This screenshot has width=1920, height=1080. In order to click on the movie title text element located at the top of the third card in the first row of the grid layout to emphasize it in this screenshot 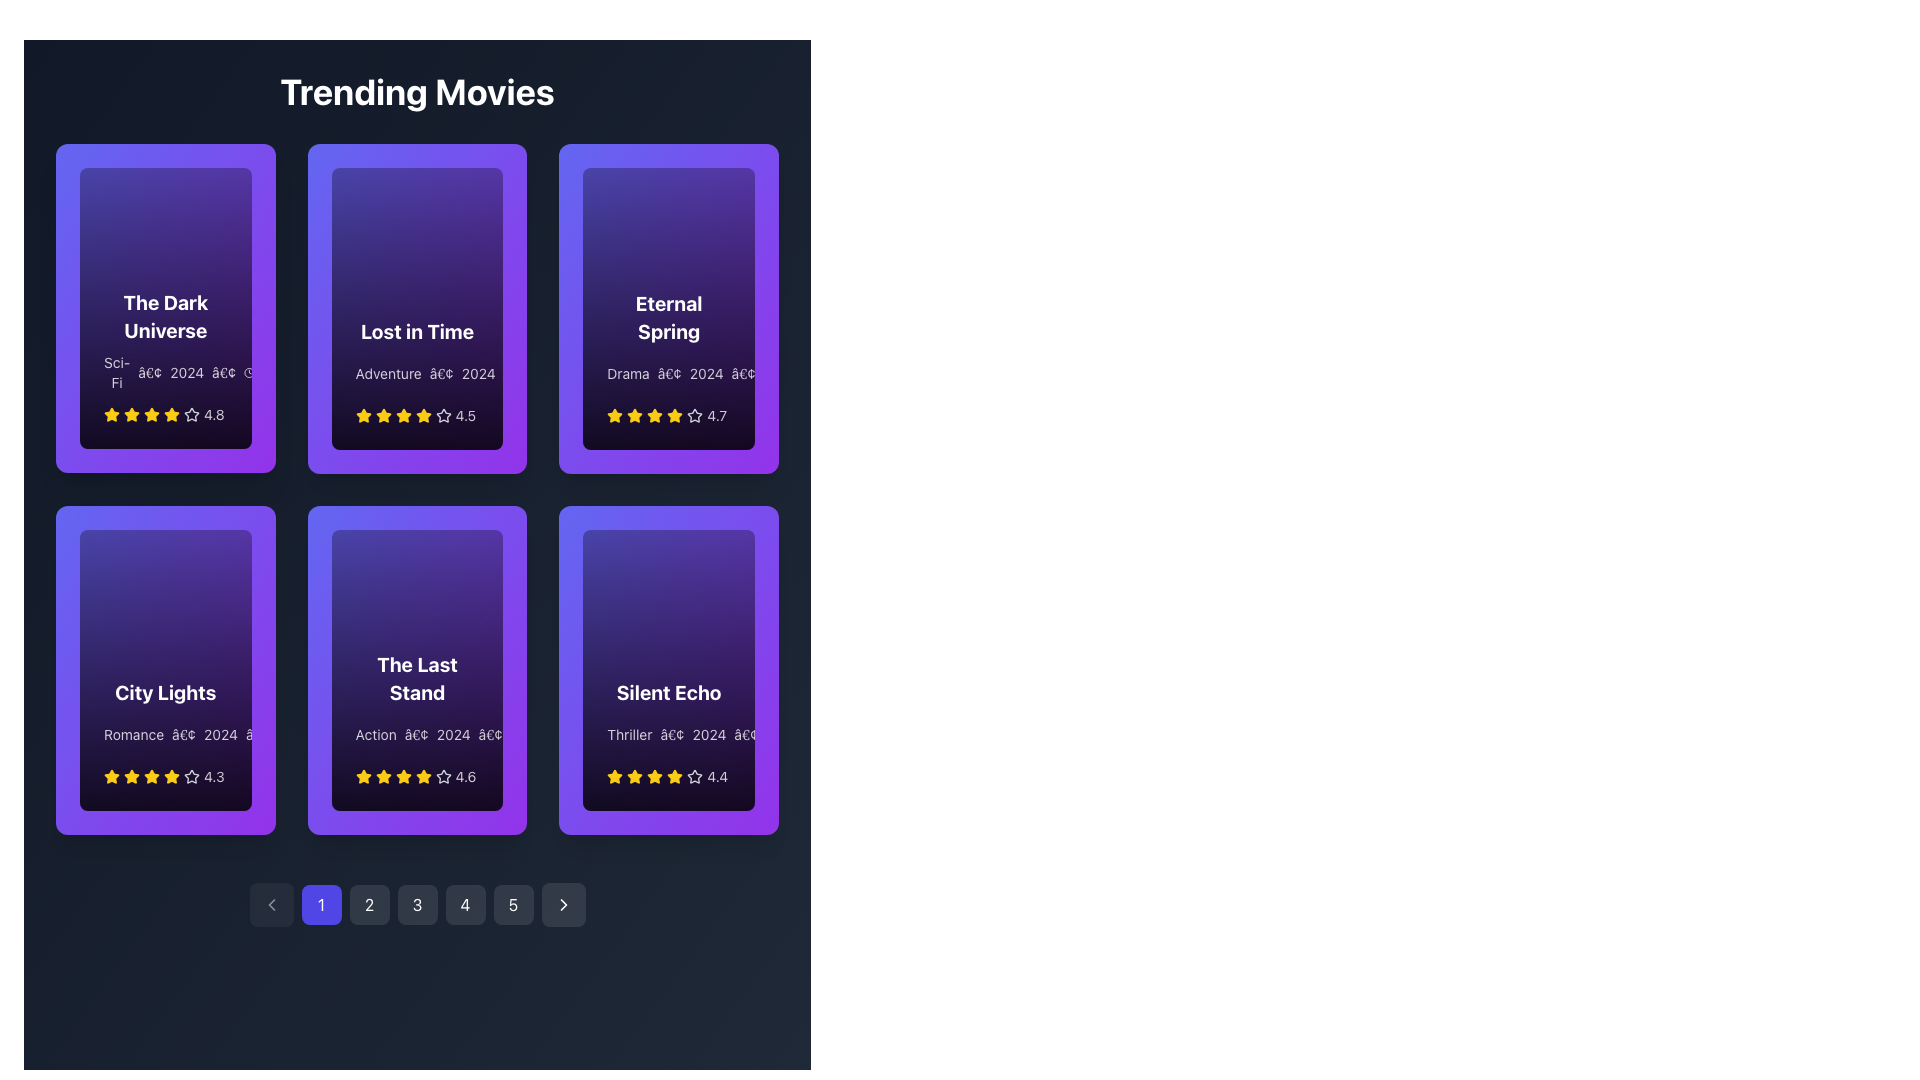, I will do `click(669, 316)`.